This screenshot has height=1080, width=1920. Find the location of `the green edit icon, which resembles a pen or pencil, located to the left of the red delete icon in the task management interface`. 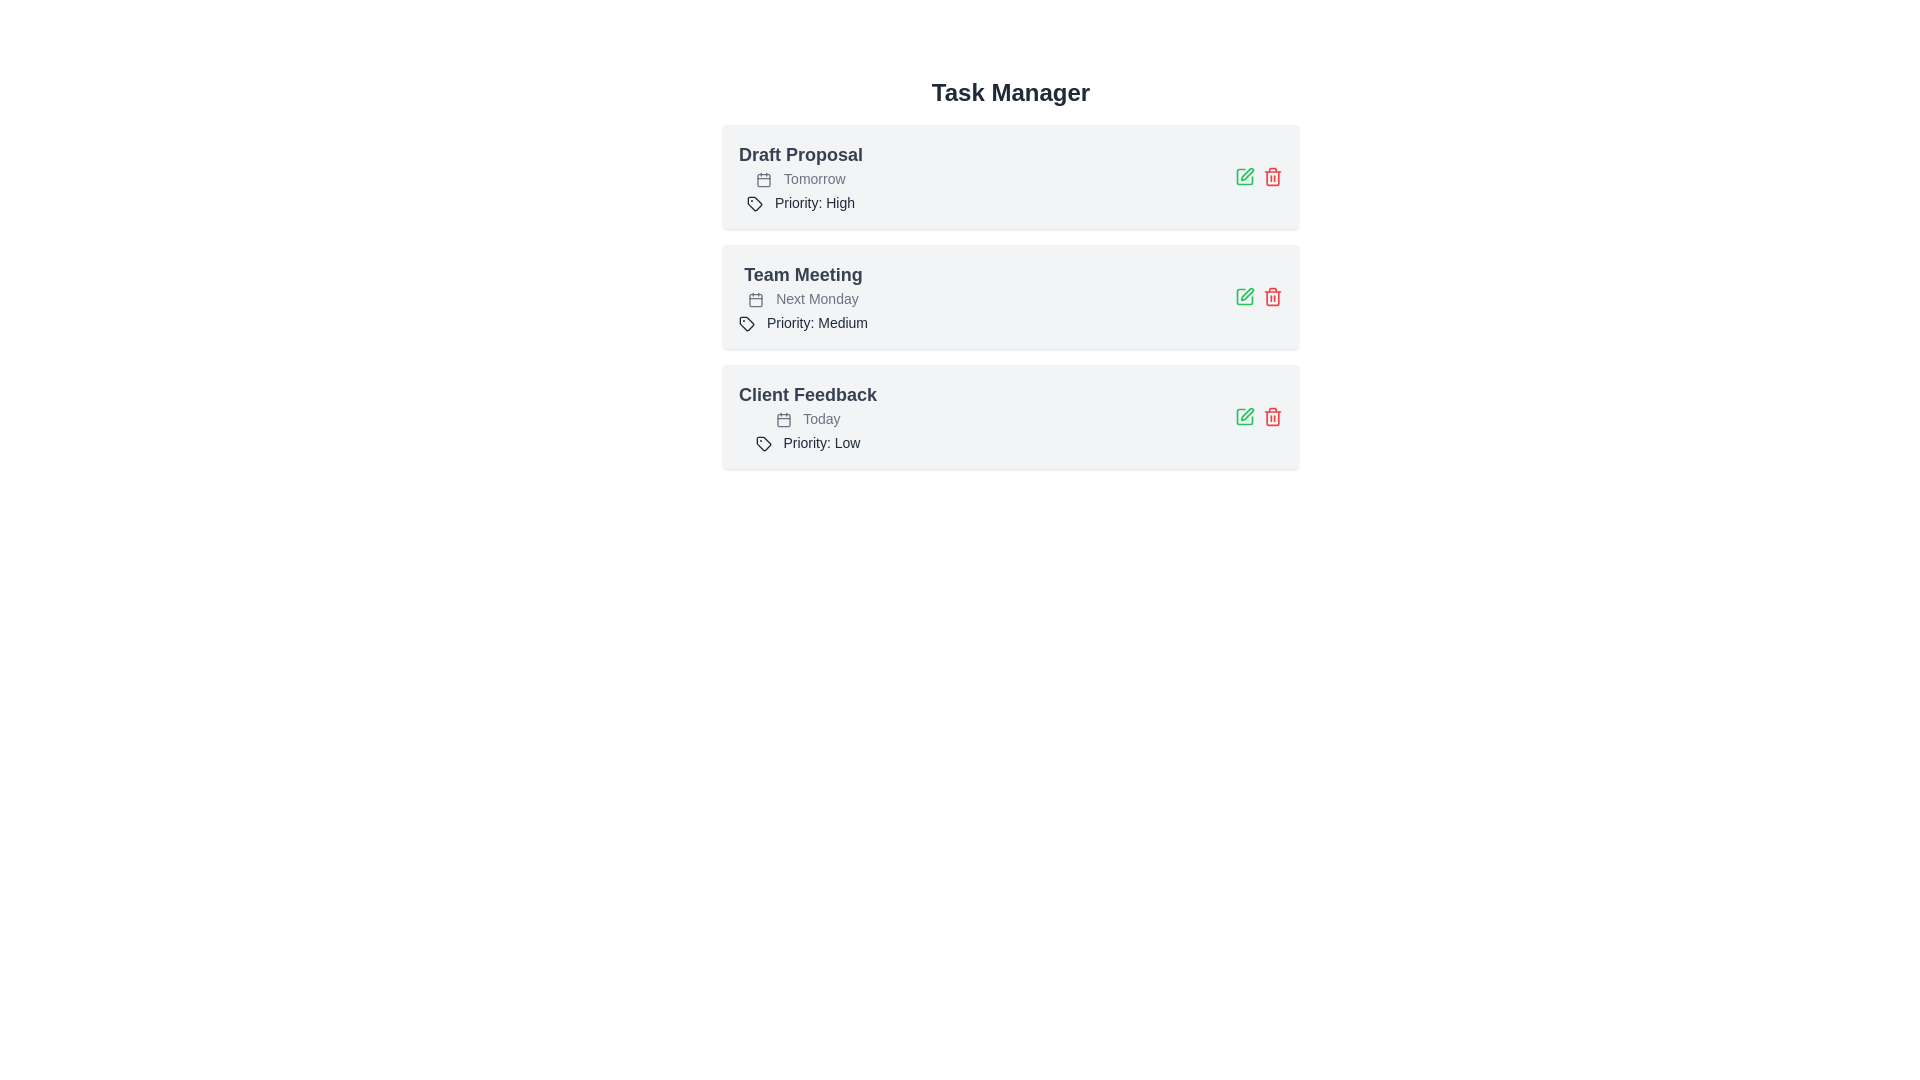

the green edit icon, which resembles a pen or pencil, located to the left of the red delete icon in the task management interface is located at coordinates (1243, 415).